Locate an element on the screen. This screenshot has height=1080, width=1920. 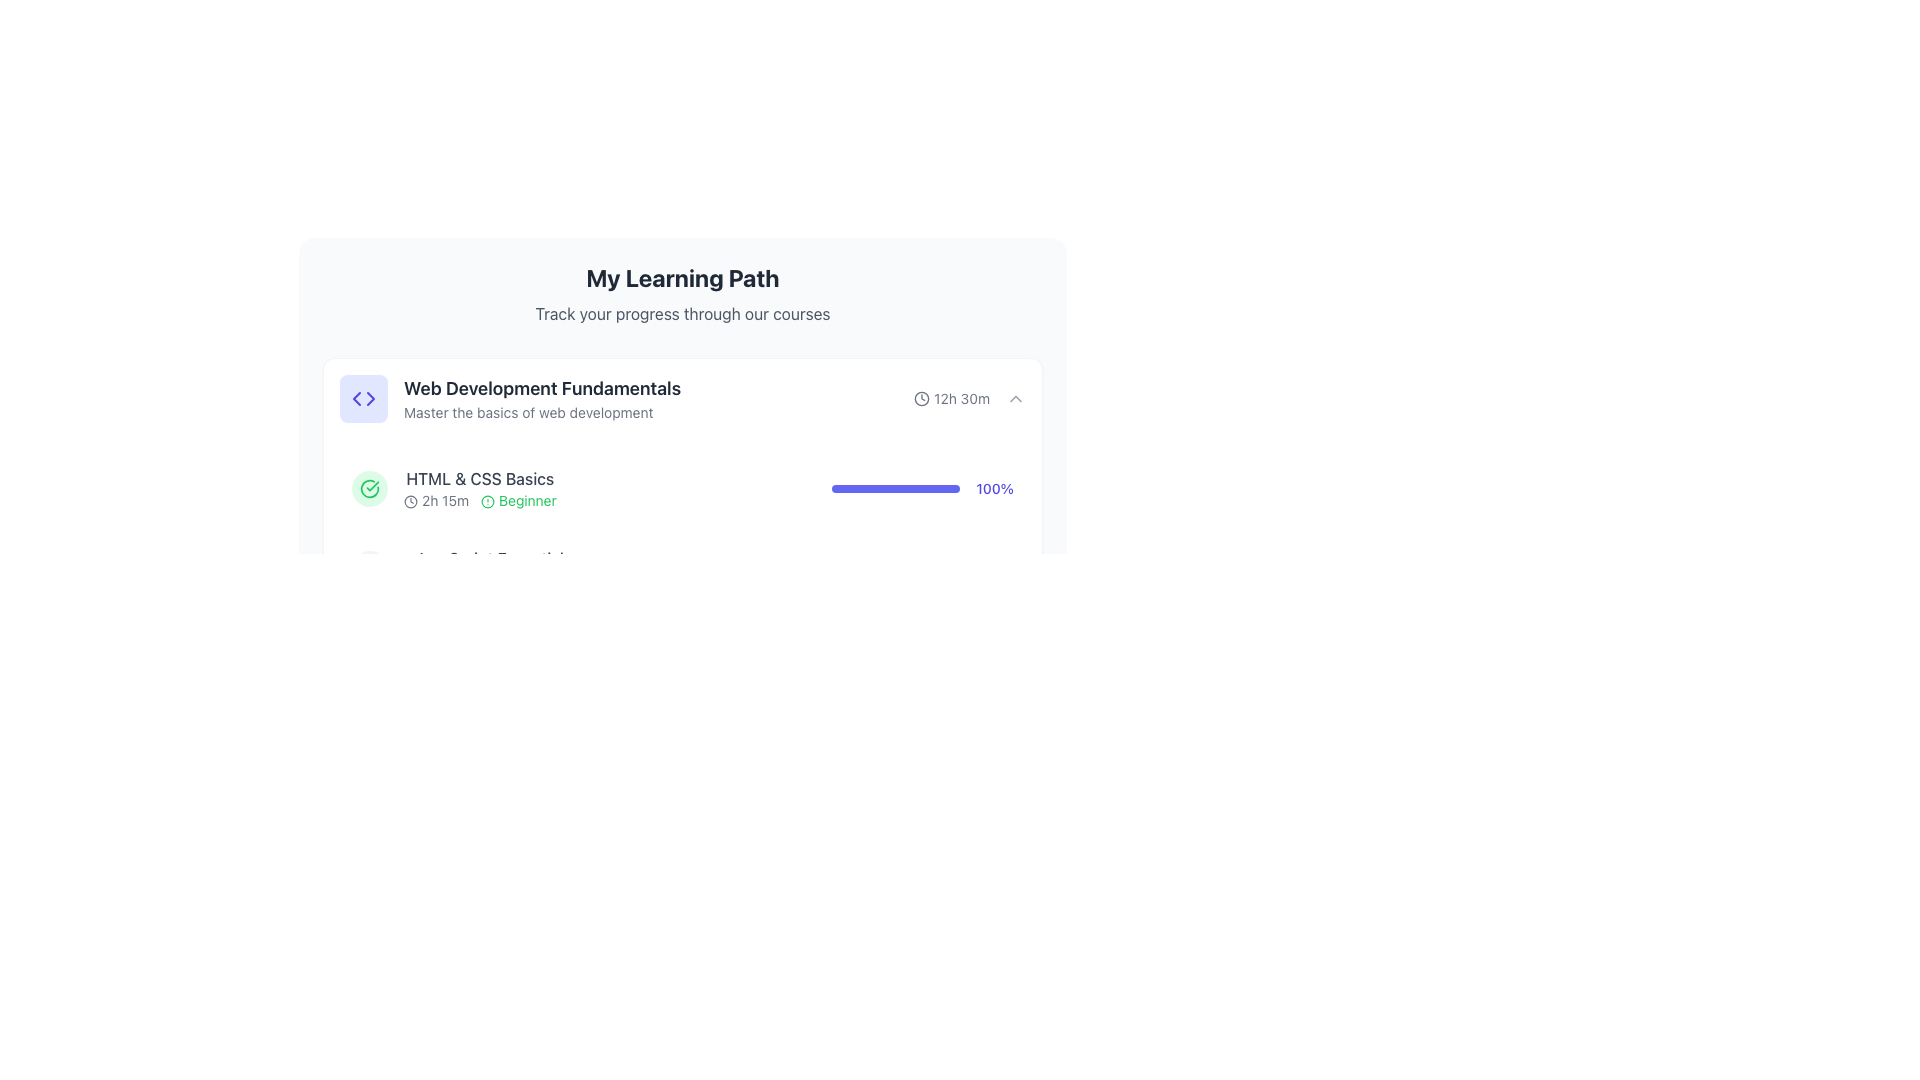
the play button located to the left of the text 'JavaScript Essentials' is located at coordinates (369, 569).